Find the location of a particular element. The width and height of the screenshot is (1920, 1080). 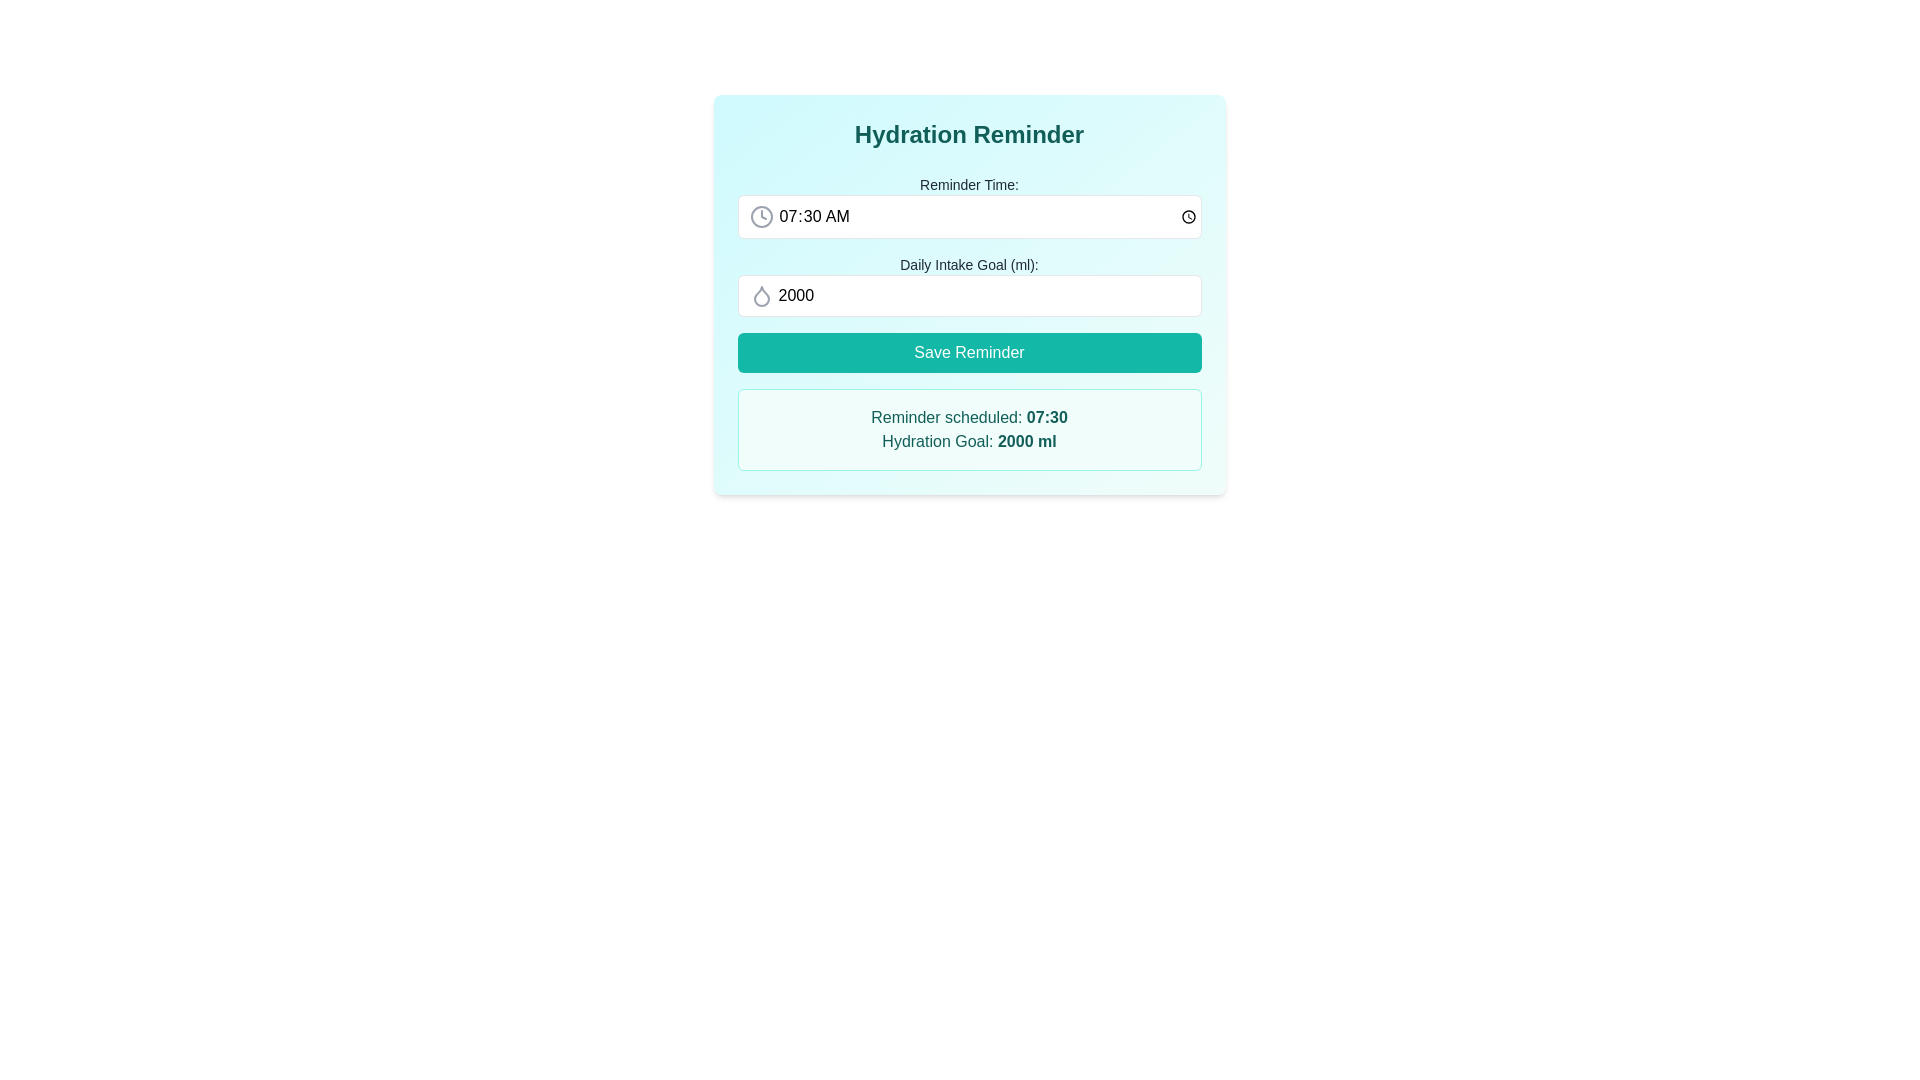

the droplet-shaped graphical icon located inside the input field under 'Daily Intake Goal (ml):' is located at coordinates (760, 296).